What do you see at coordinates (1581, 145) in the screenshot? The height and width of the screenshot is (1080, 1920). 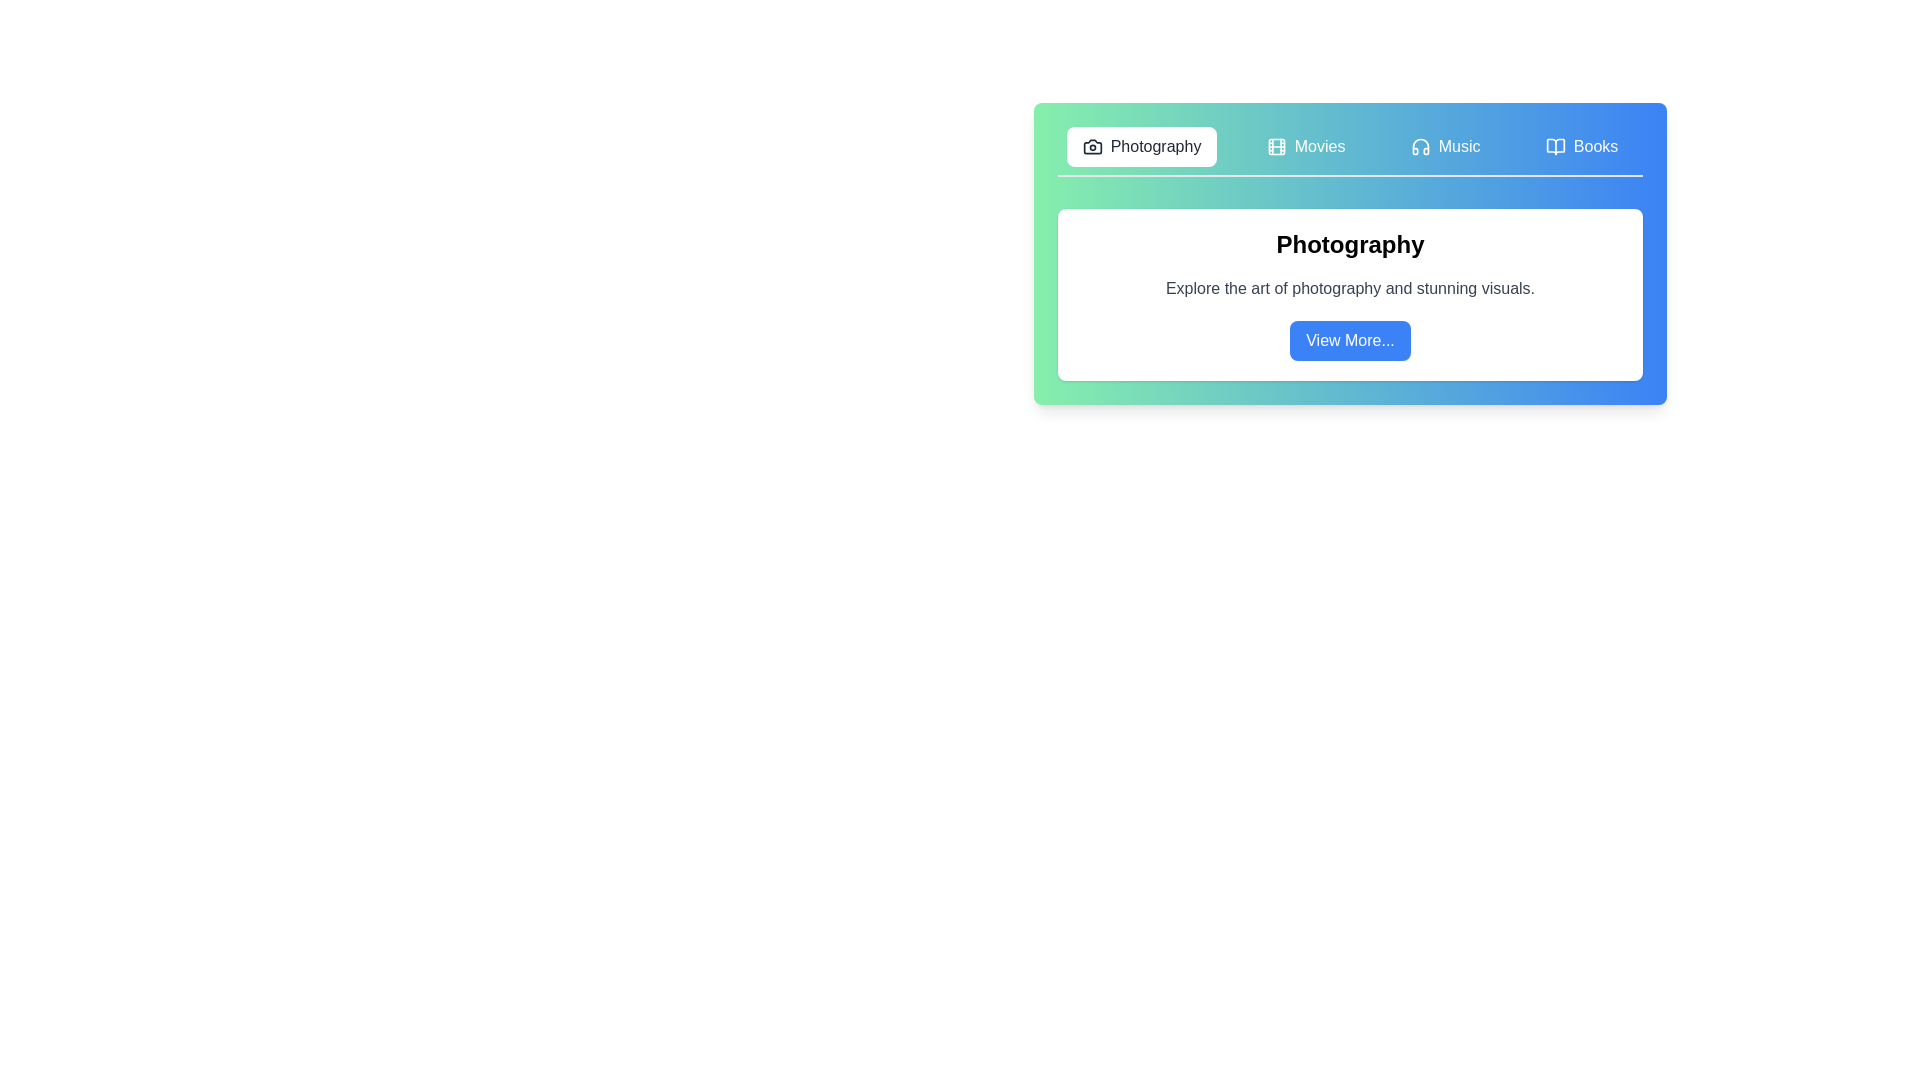 I see `the Books tab to view its content` at bounding box center [1581, 145].